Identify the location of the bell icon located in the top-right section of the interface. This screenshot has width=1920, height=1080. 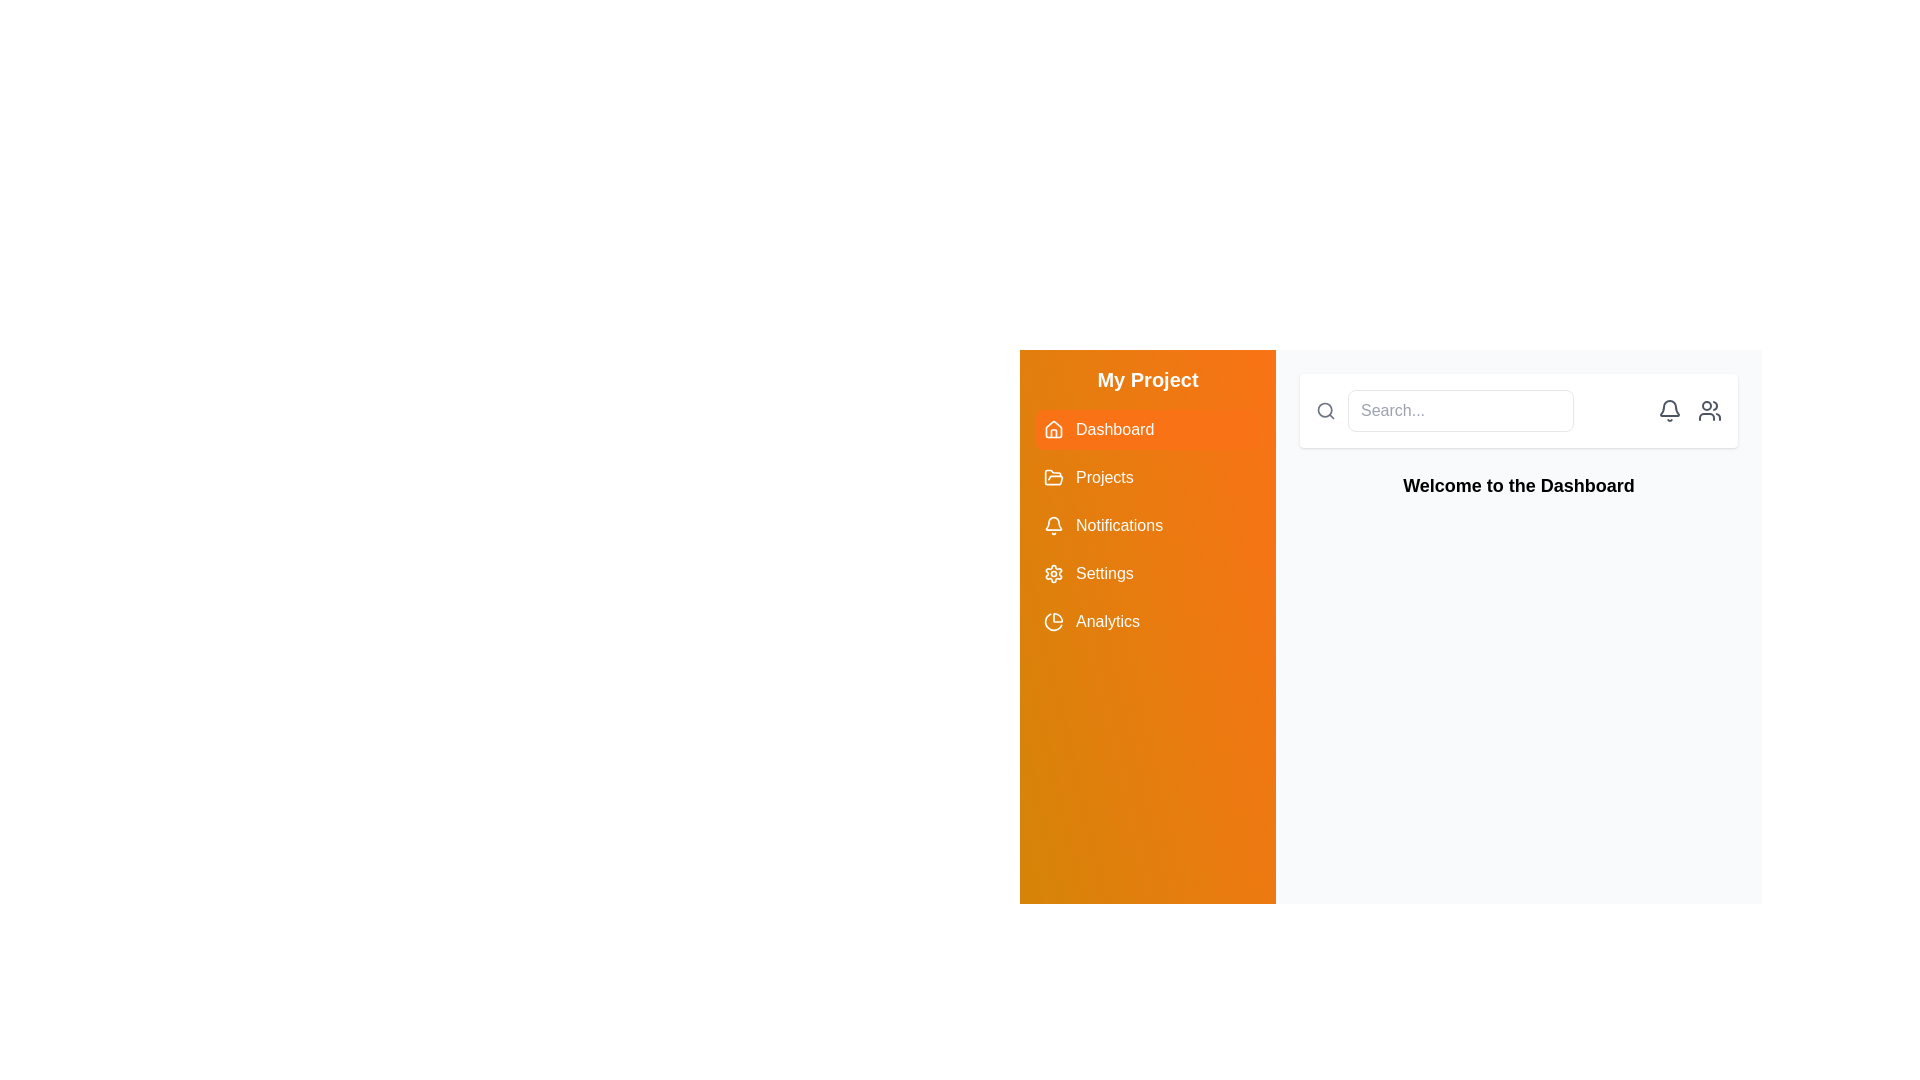
(1670, 410).